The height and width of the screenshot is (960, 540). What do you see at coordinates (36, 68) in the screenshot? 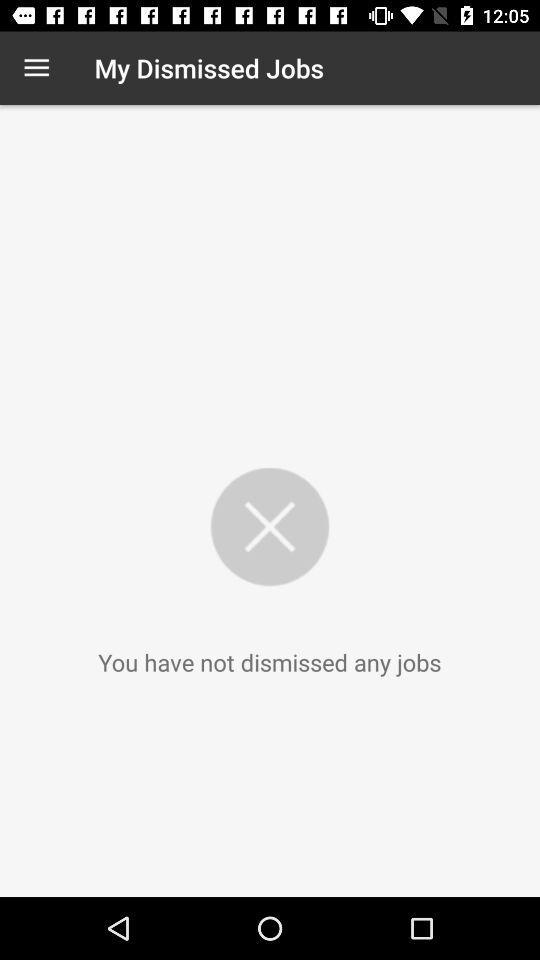
I see `the icon at the top left corner` at bounding box center [36, 68].